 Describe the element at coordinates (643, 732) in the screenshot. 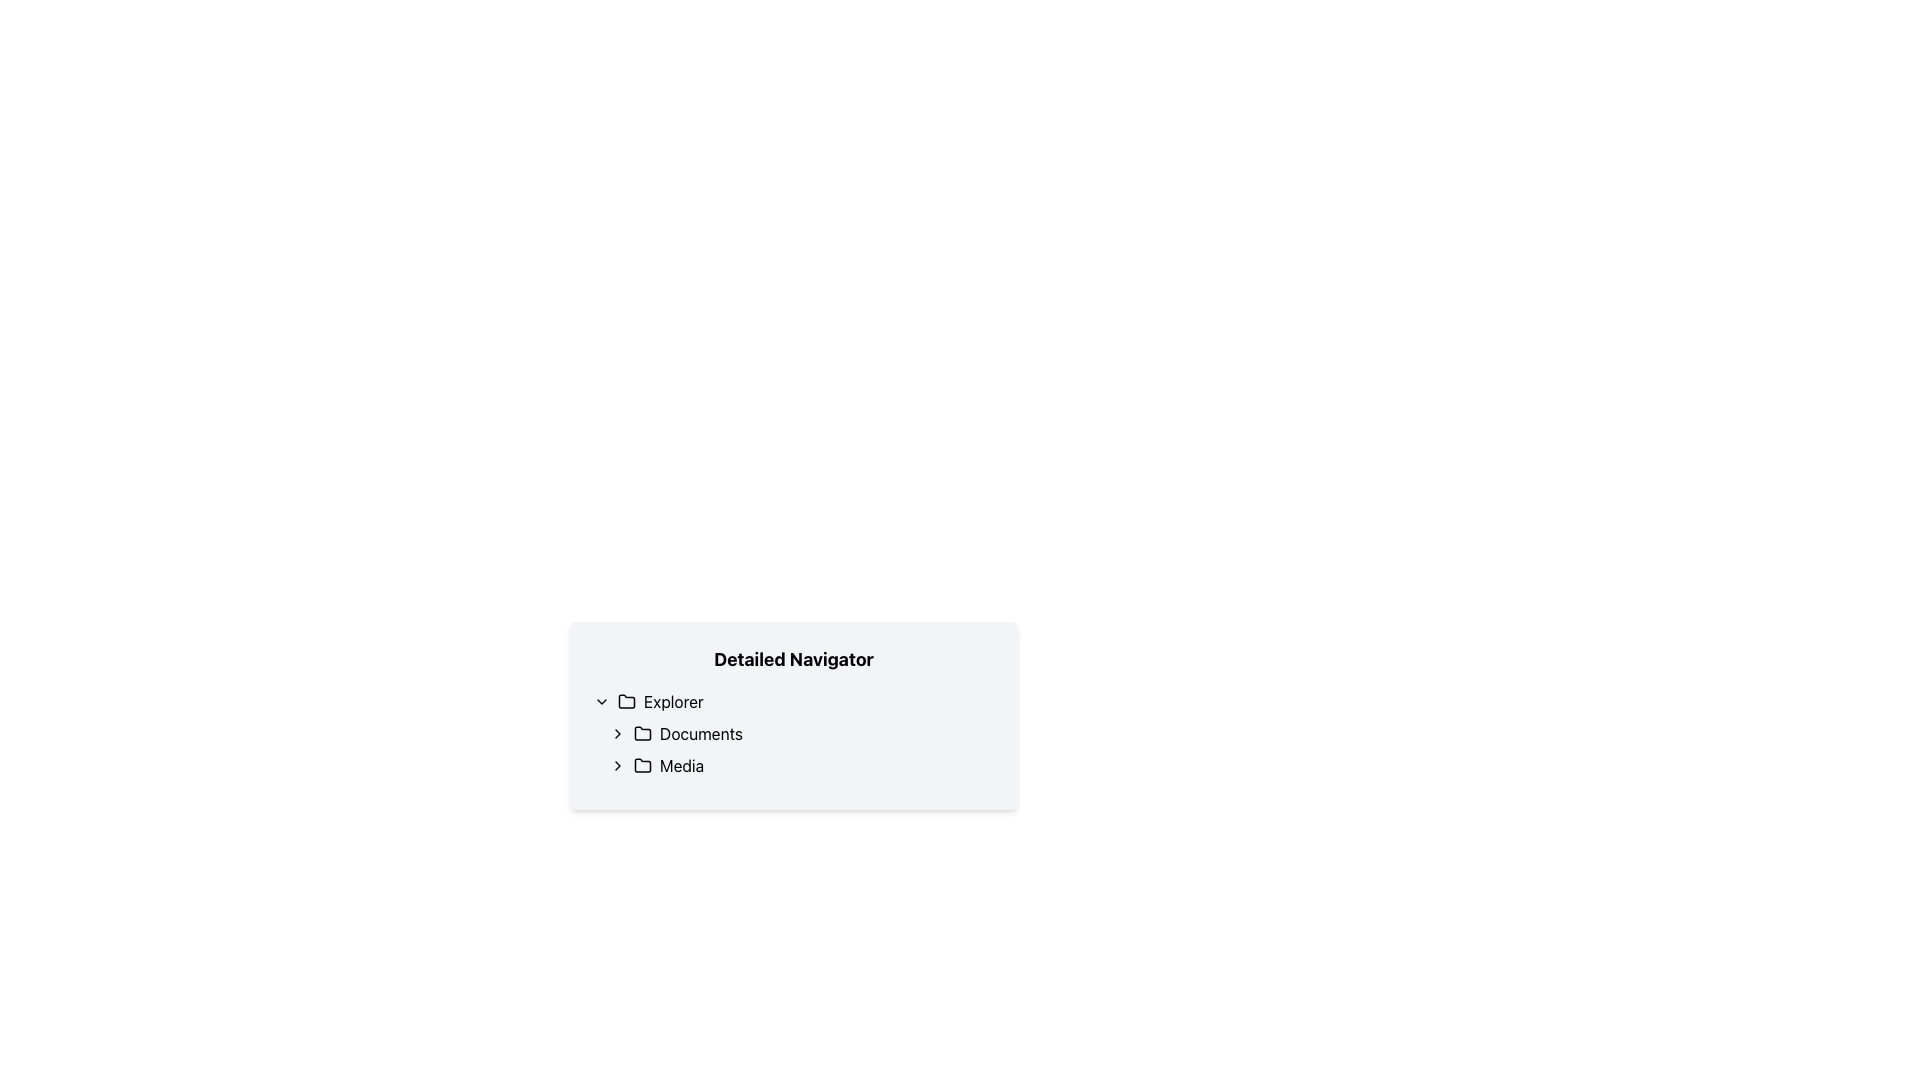

I see `the folder icon in the 'Detailed Navigator' section, next to the 'Documents' label` at that location.